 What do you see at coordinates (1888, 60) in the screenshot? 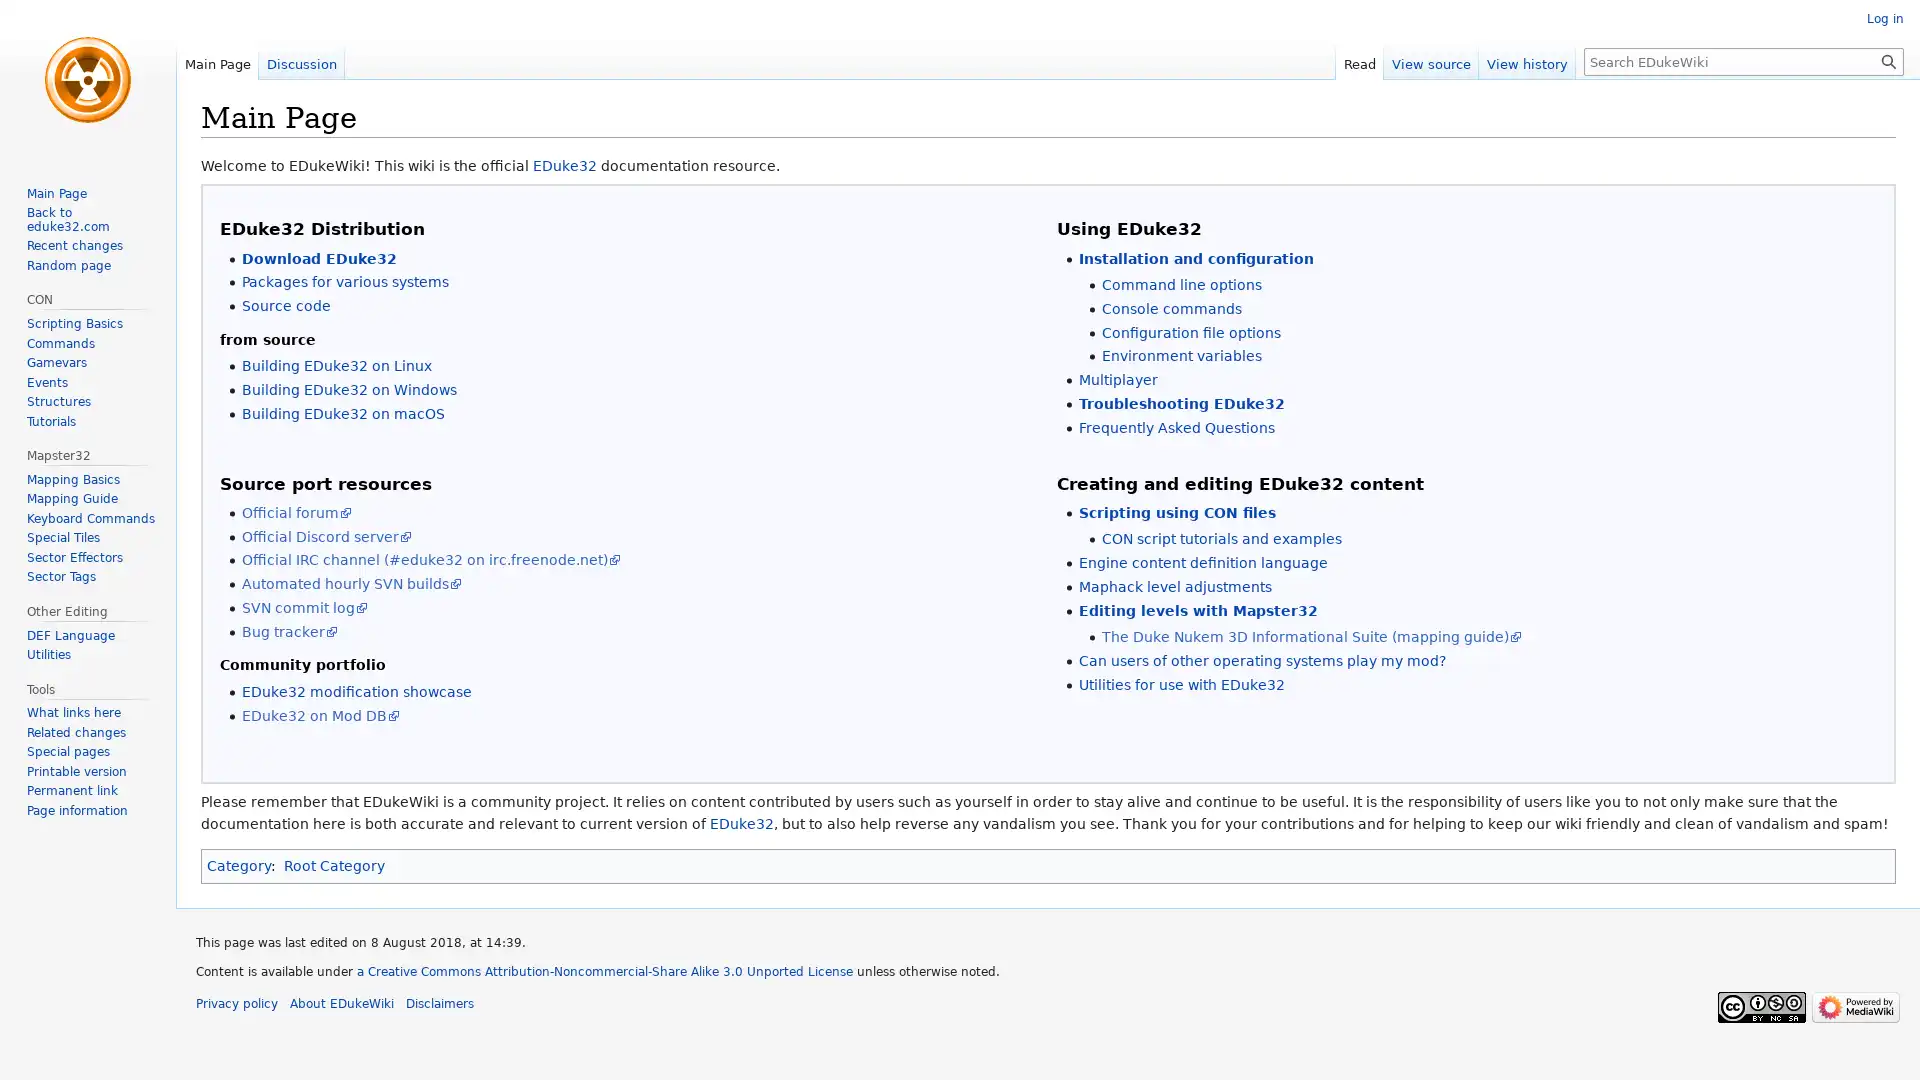
I see `Go` at bounding box center [1888, 60].